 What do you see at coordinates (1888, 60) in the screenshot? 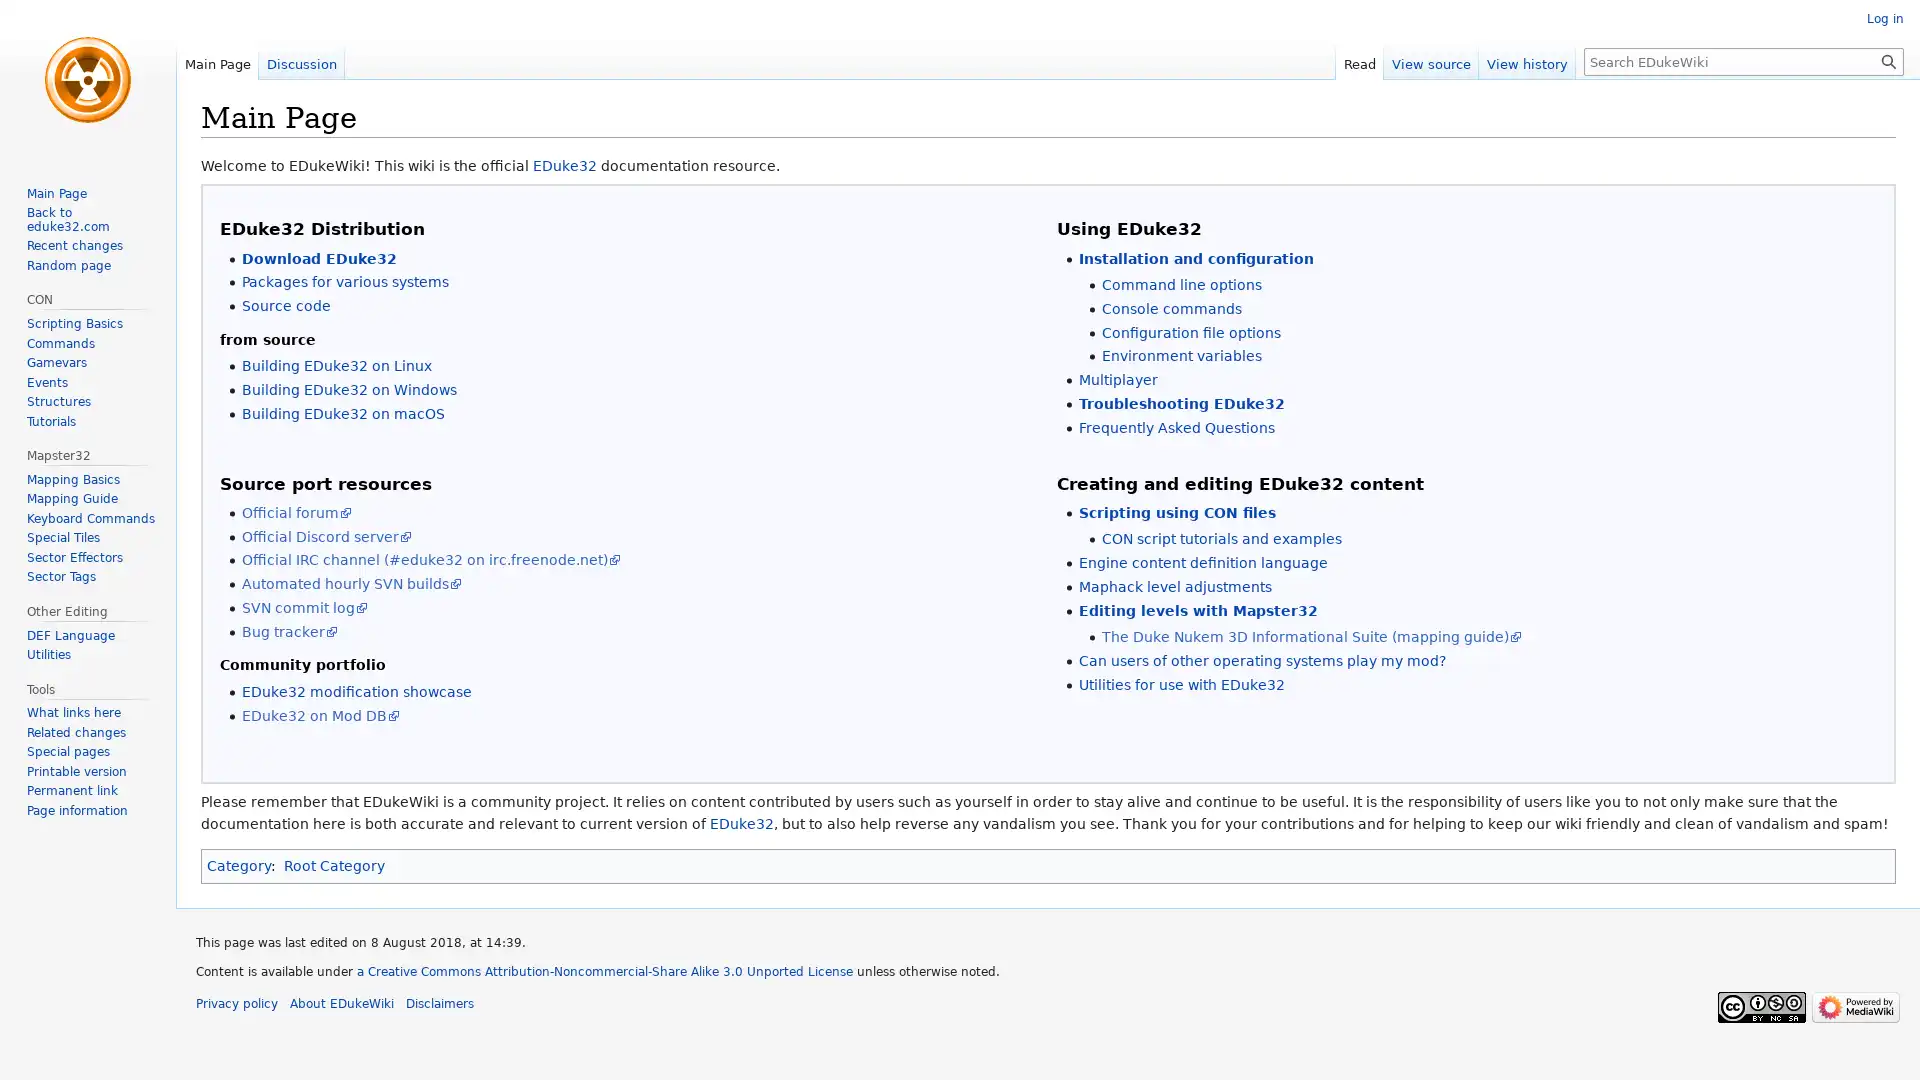
I see `Go` at bounding box center [1888, 60].